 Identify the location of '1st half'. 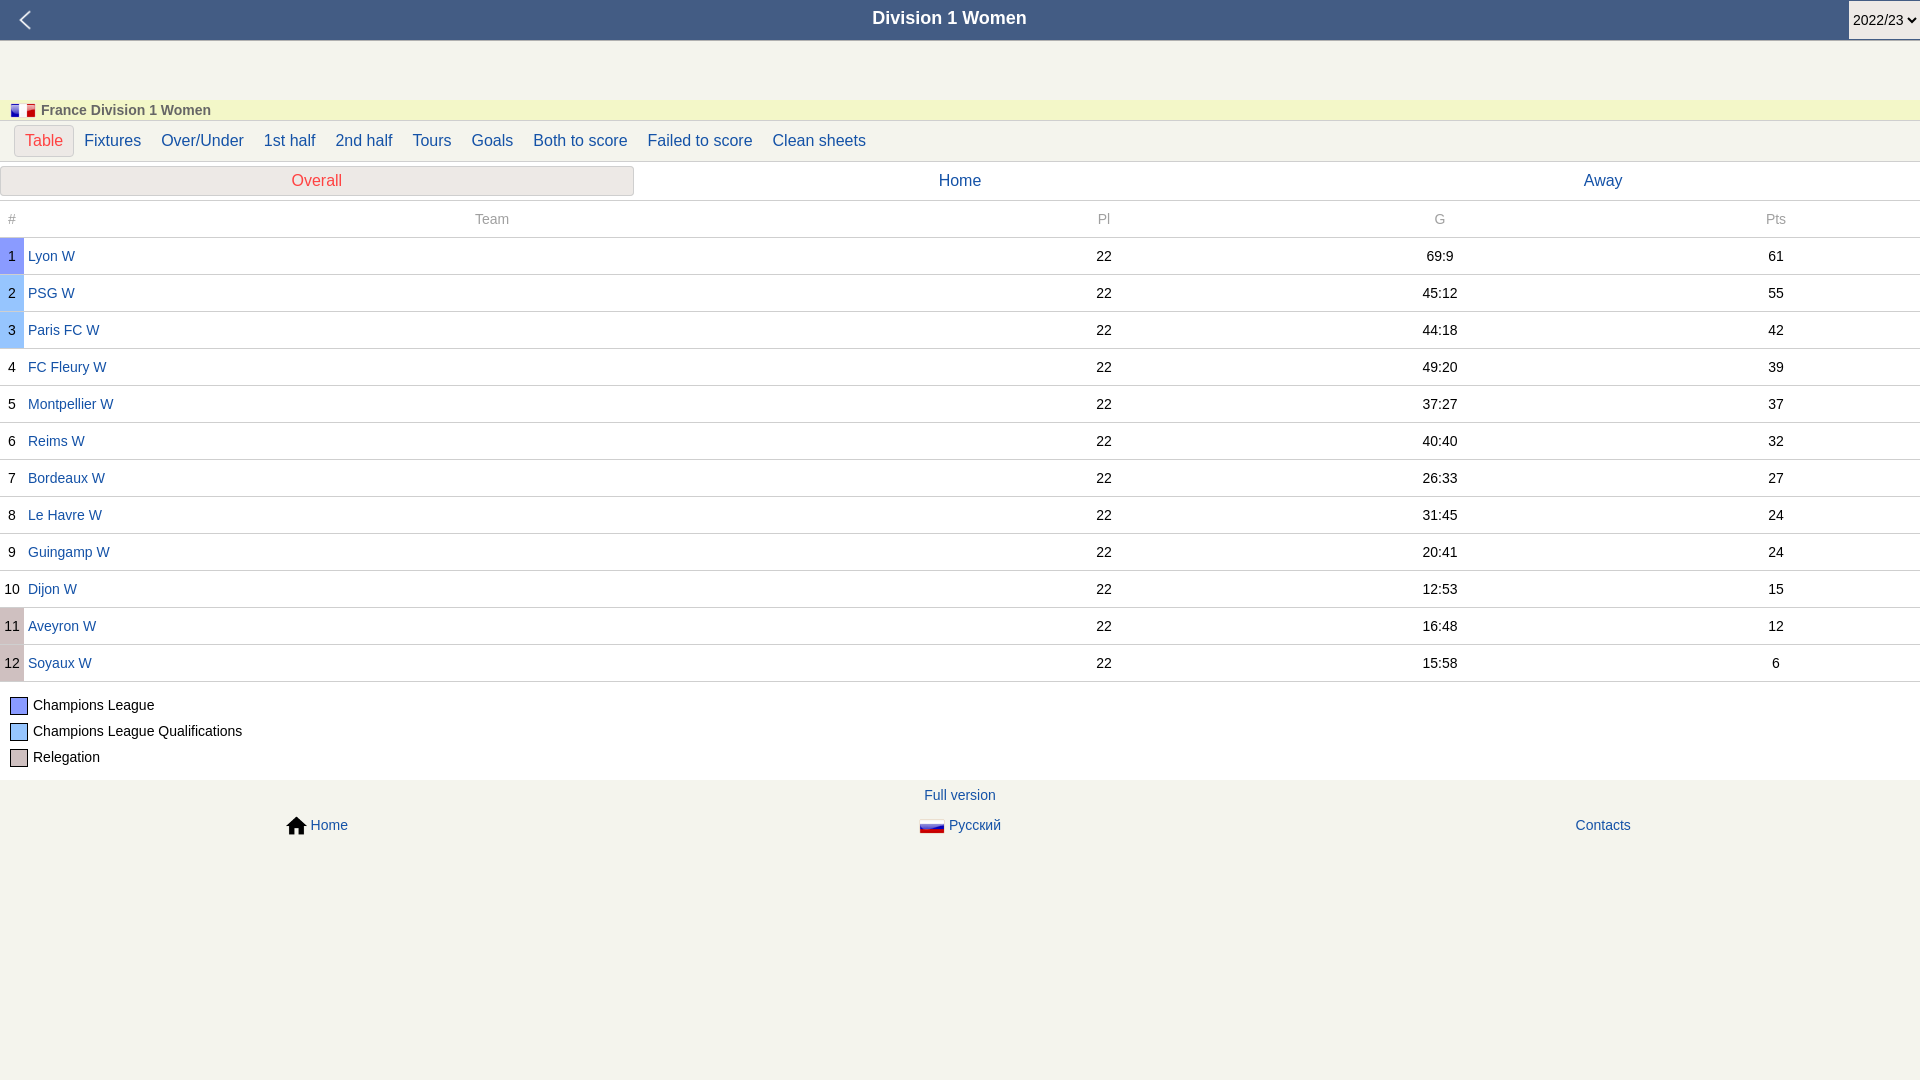
(288, 140).